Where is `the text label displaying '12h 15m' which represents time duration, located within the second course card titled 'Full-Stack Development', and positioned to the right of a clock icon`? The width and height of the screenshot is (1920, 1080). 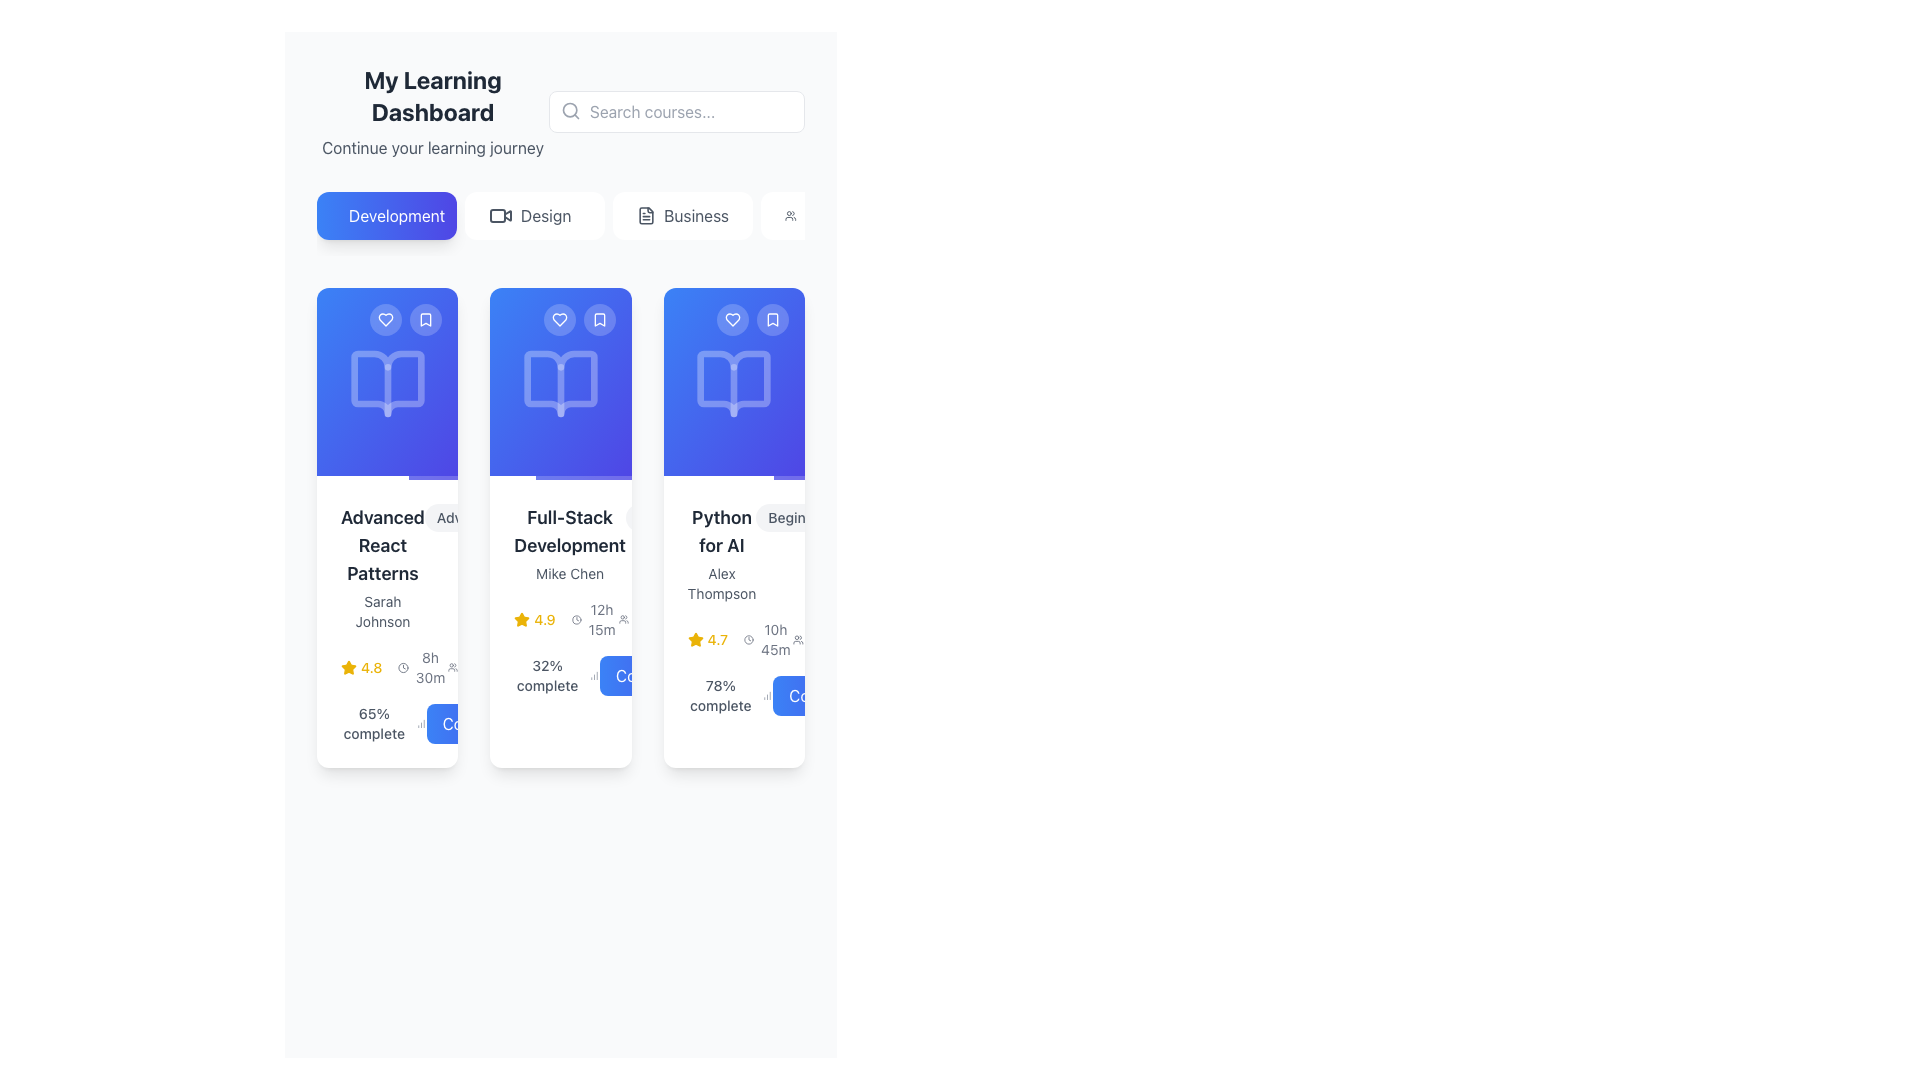
the text label displaying '12h 15m' which represents time duration, located within the second course card titled 'Full-Stack Development', and positioned to the right of a clock icon is located at coordinates (601, 619).